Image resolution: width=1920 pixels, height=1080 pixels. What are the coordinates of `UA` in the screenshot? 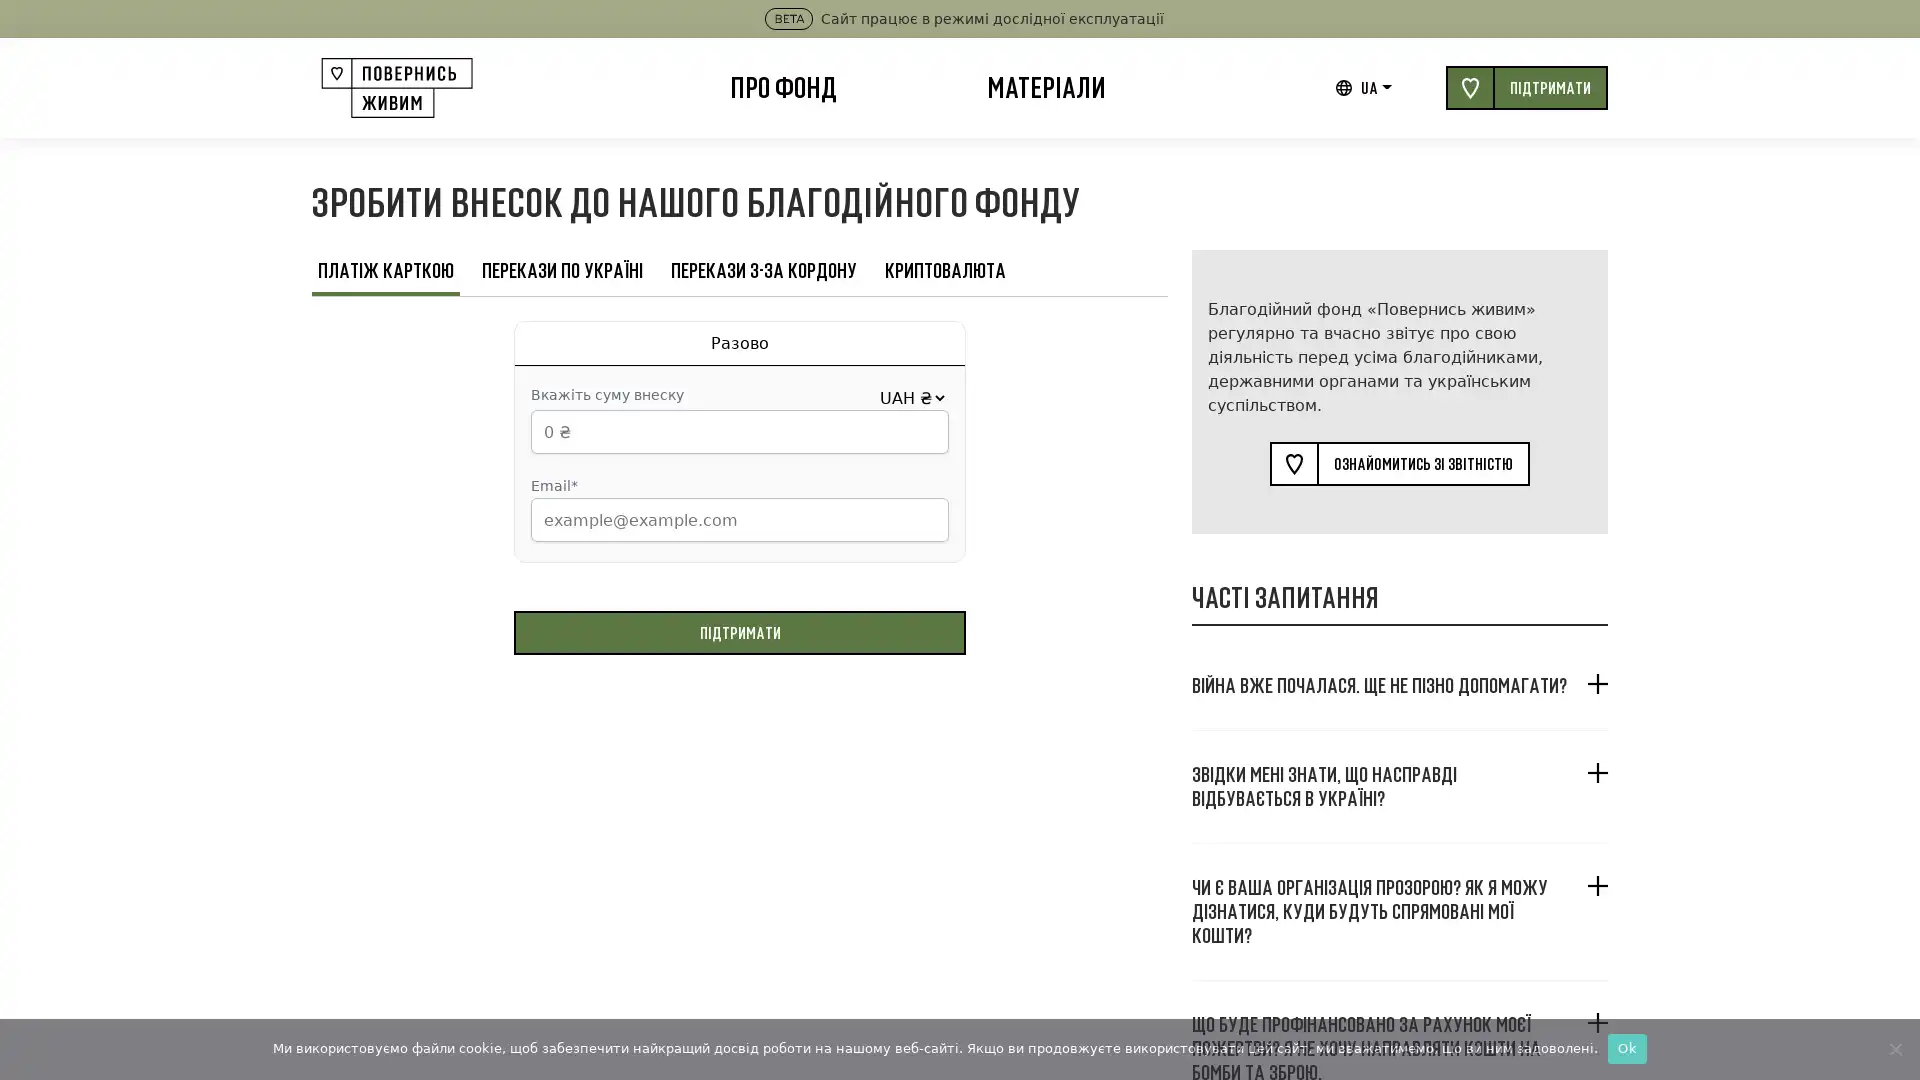 It's located at (1375, 87).